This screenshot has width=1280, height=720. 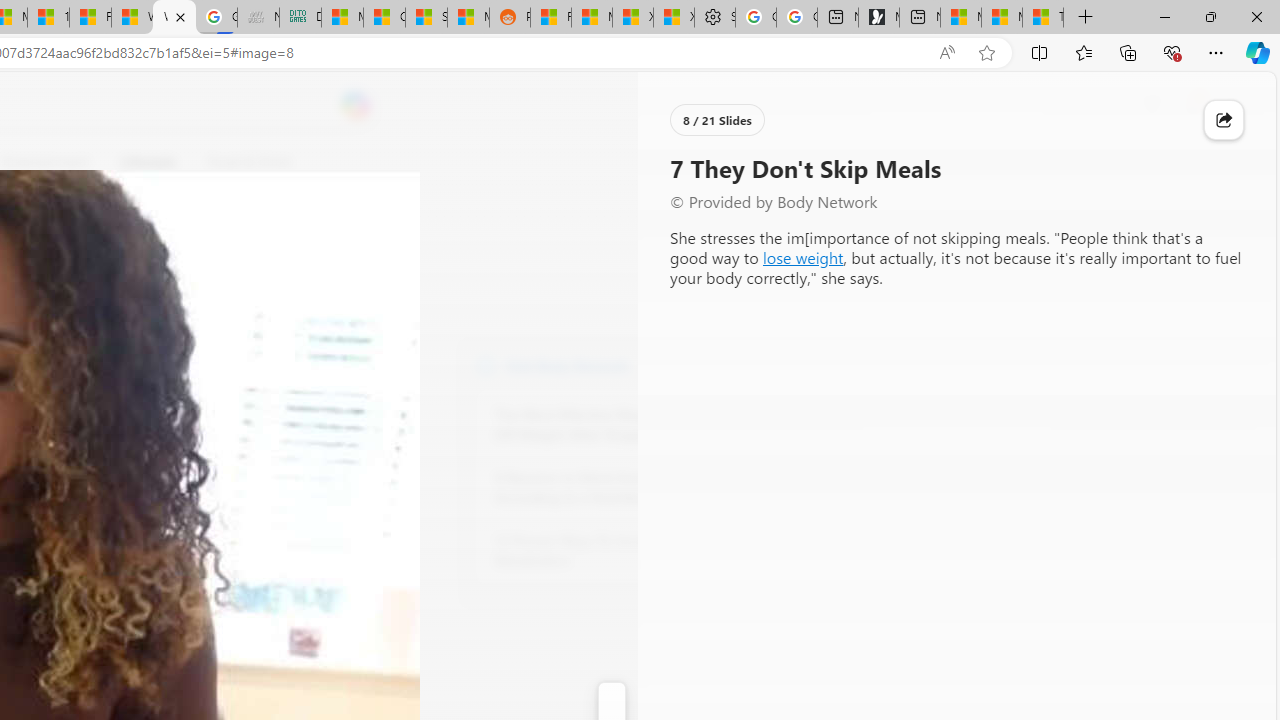 I want to click on 'Go to publisher', so click(x=181, y=257).